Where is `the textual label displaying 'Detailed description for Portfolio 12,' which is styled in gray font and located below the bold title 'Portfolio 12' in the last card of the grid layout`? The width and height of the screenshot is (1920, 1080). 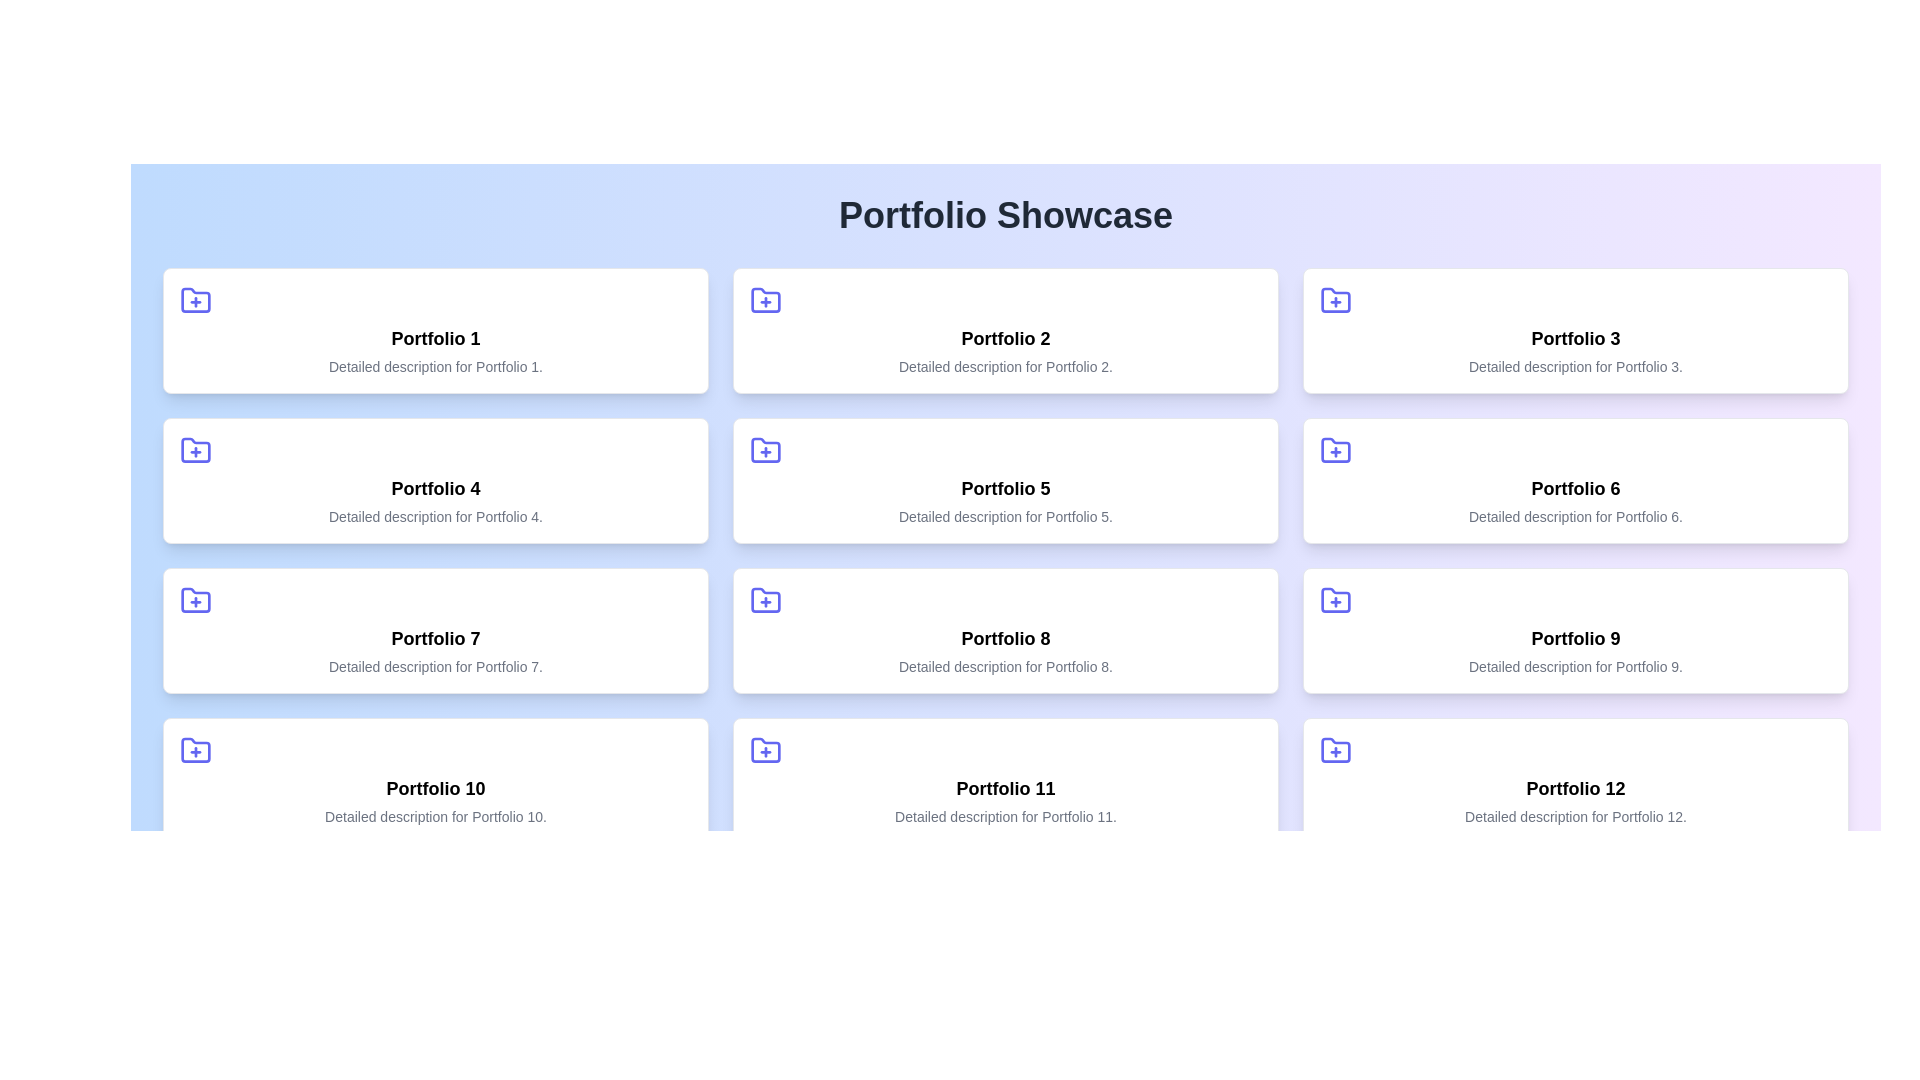
the textual label displaying 'Detailed description for Portfolio 12,' which is styled in gray font and located below the bold title 'Portfolio 12' in the last card of the grid layout is located at coordinates (1574, 817).